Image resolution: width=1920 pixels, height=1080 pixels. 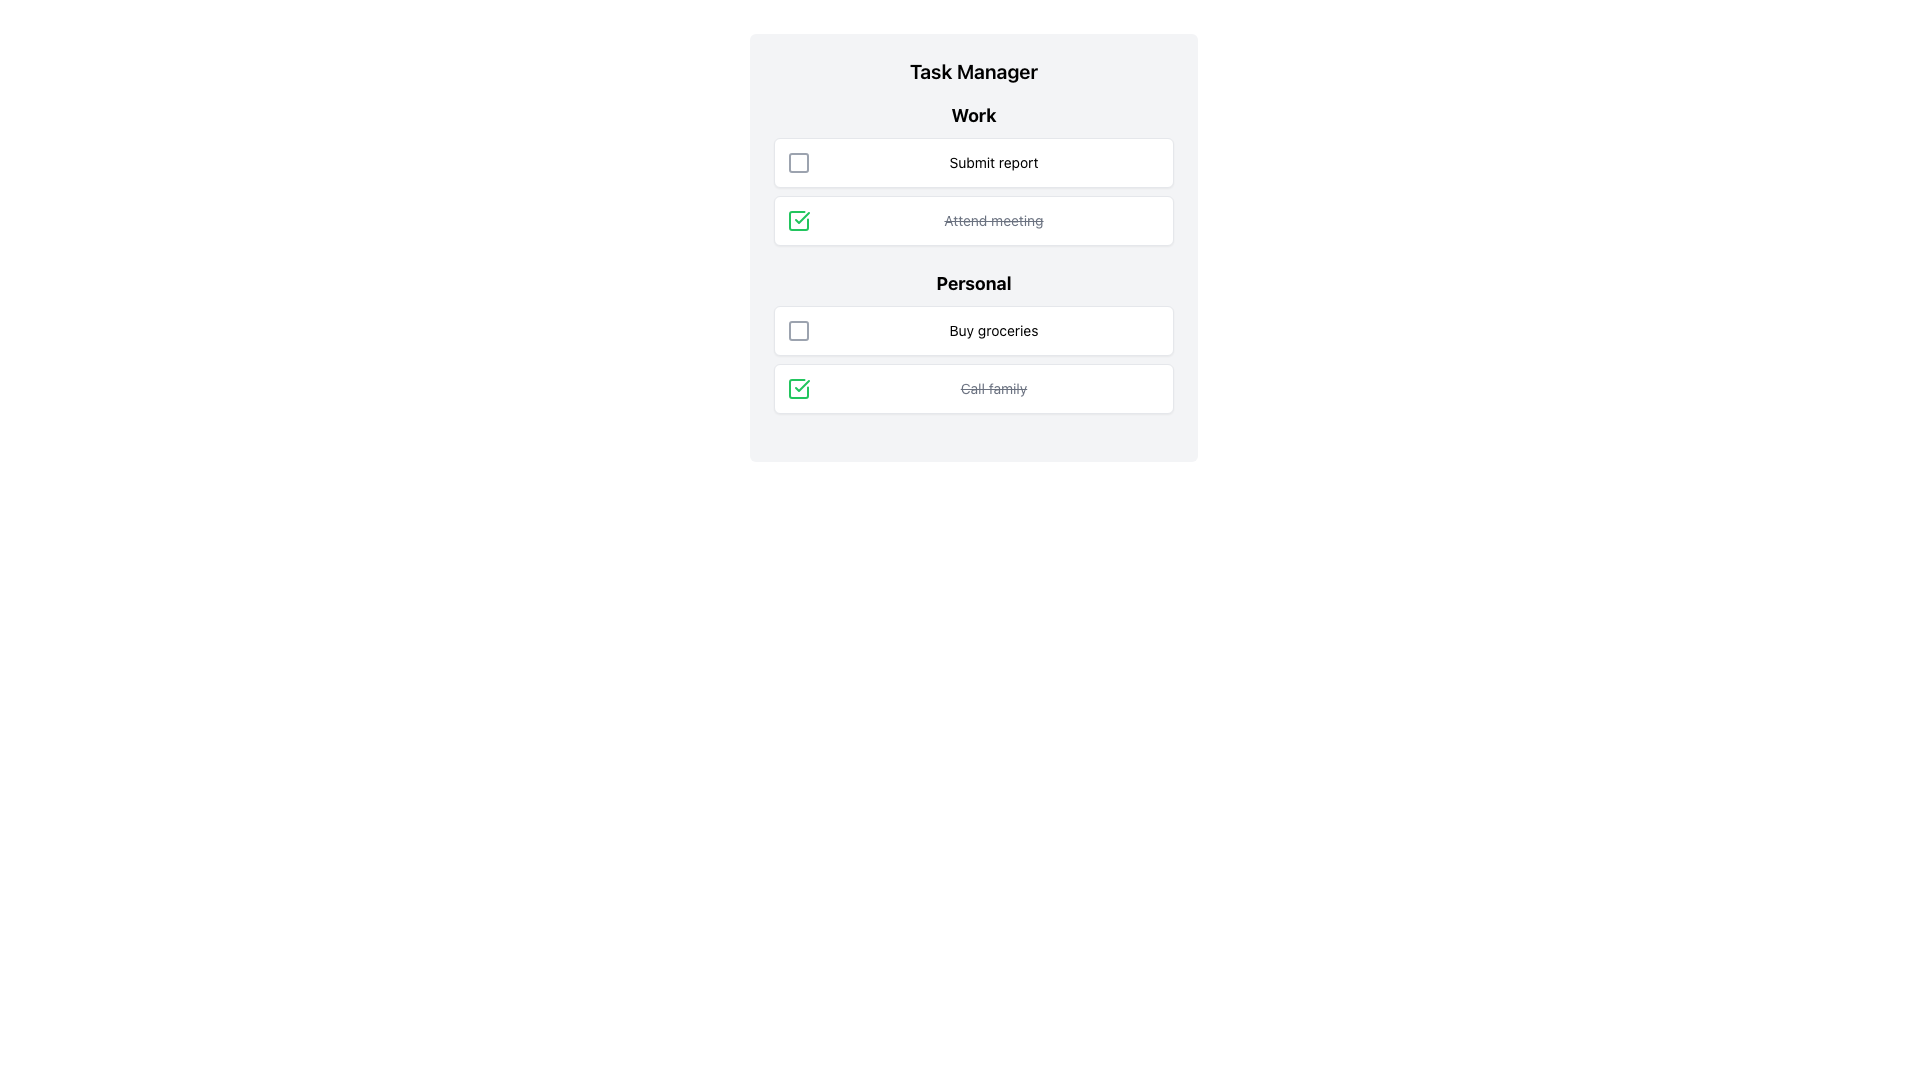 I want to click on the task list item titled 'Buy groceries', so click(x=974, y=330).